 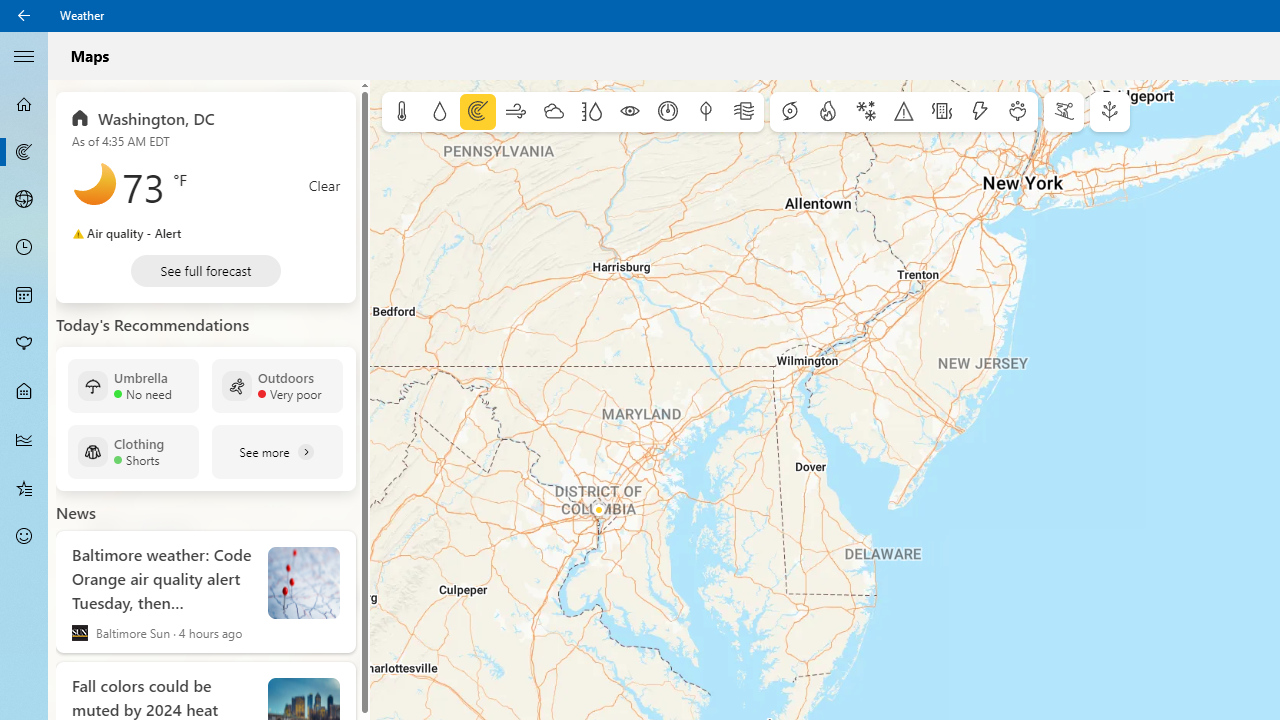 I want to click on 'Back', so click(x=24, y=15).